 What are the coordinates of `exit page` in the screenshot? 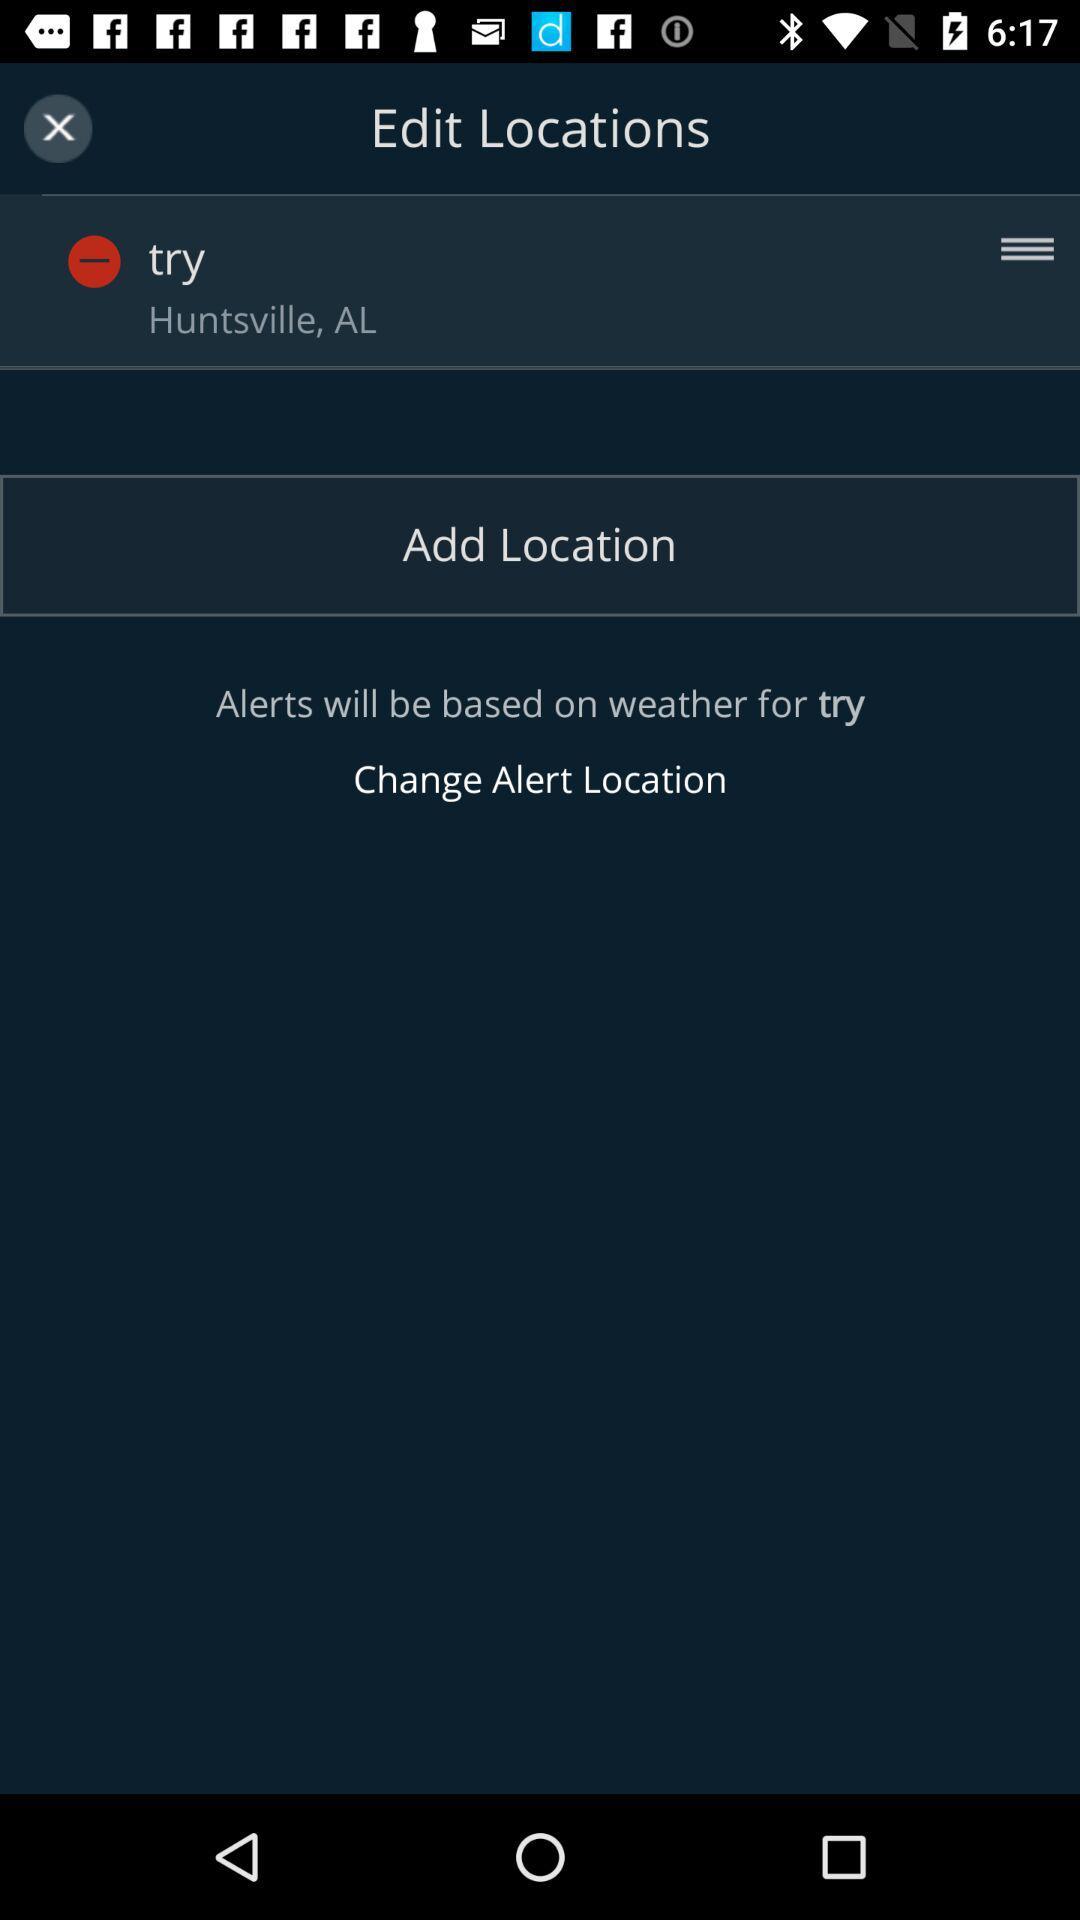 It's located at (57, 127).